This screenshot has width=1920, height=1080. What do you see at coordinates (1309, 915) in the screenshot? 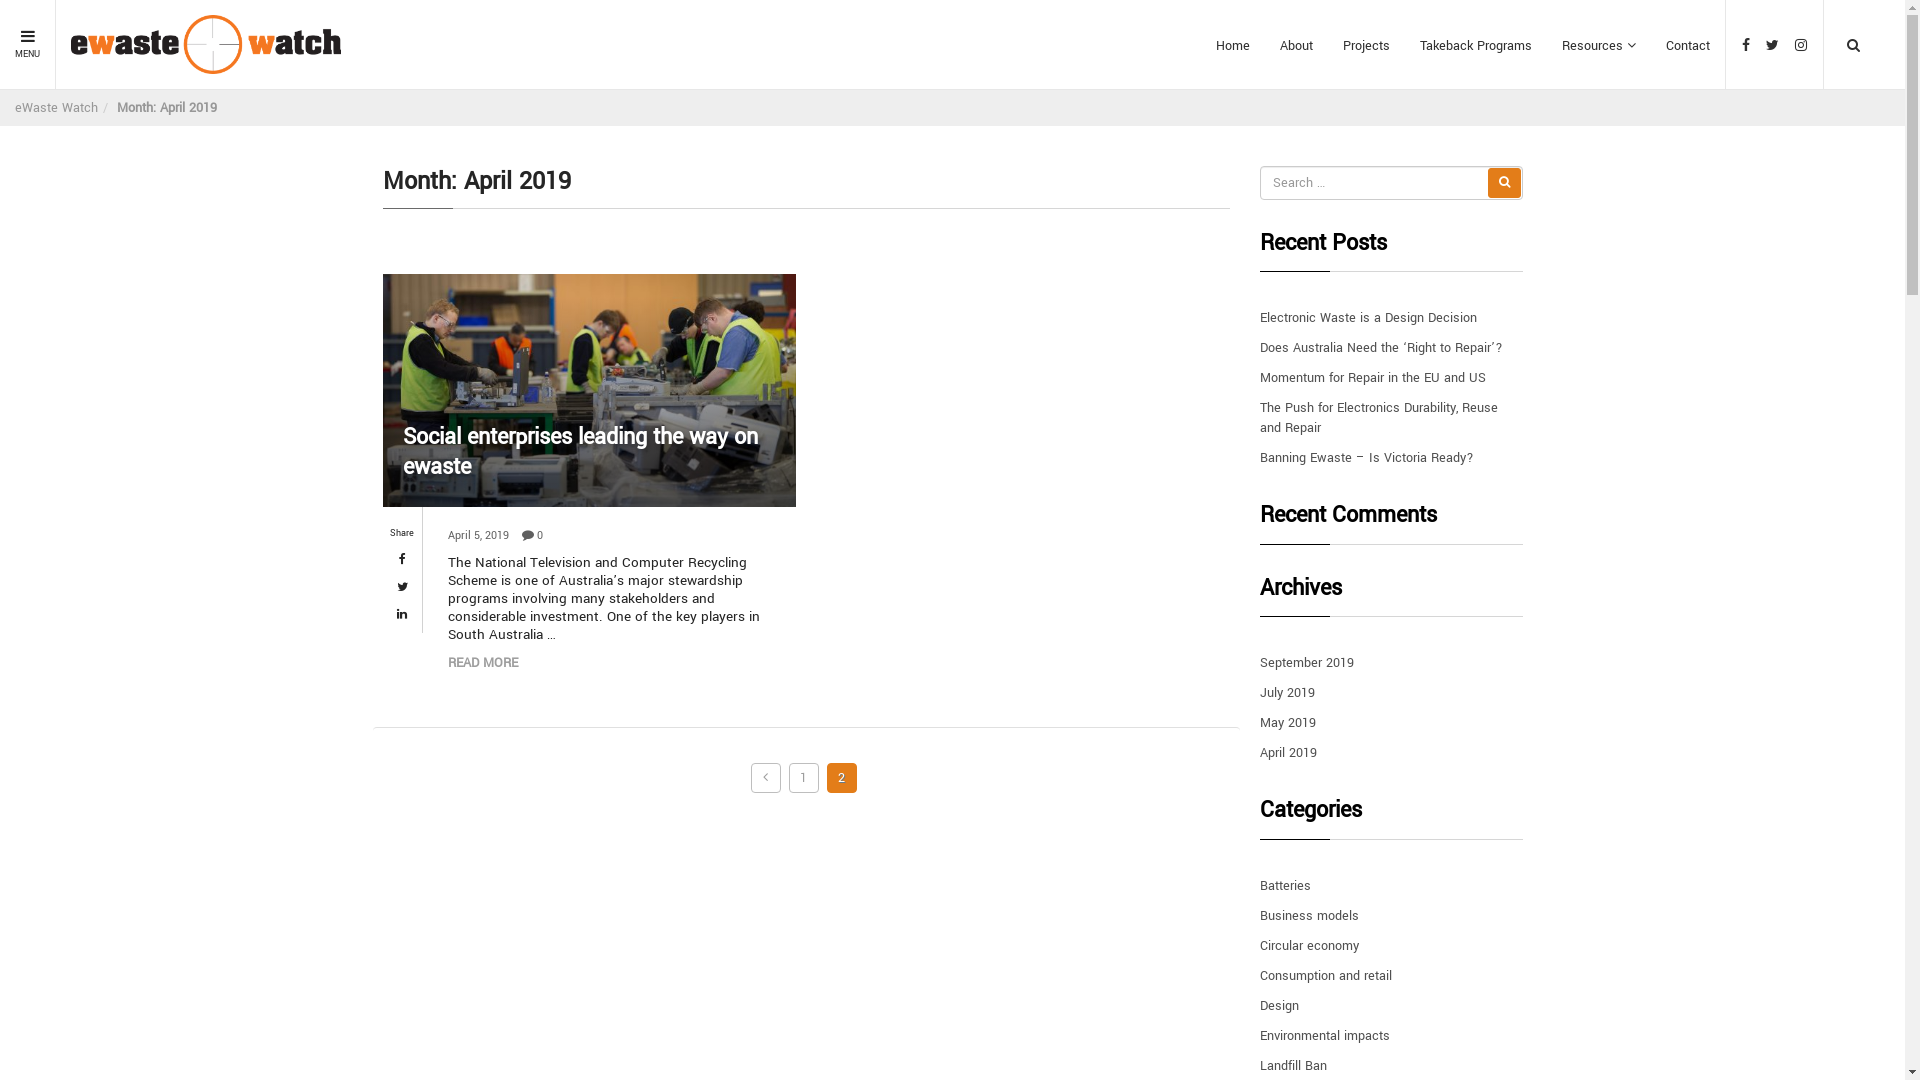
I see `'Business models'` at bounding box center [1309, 915].